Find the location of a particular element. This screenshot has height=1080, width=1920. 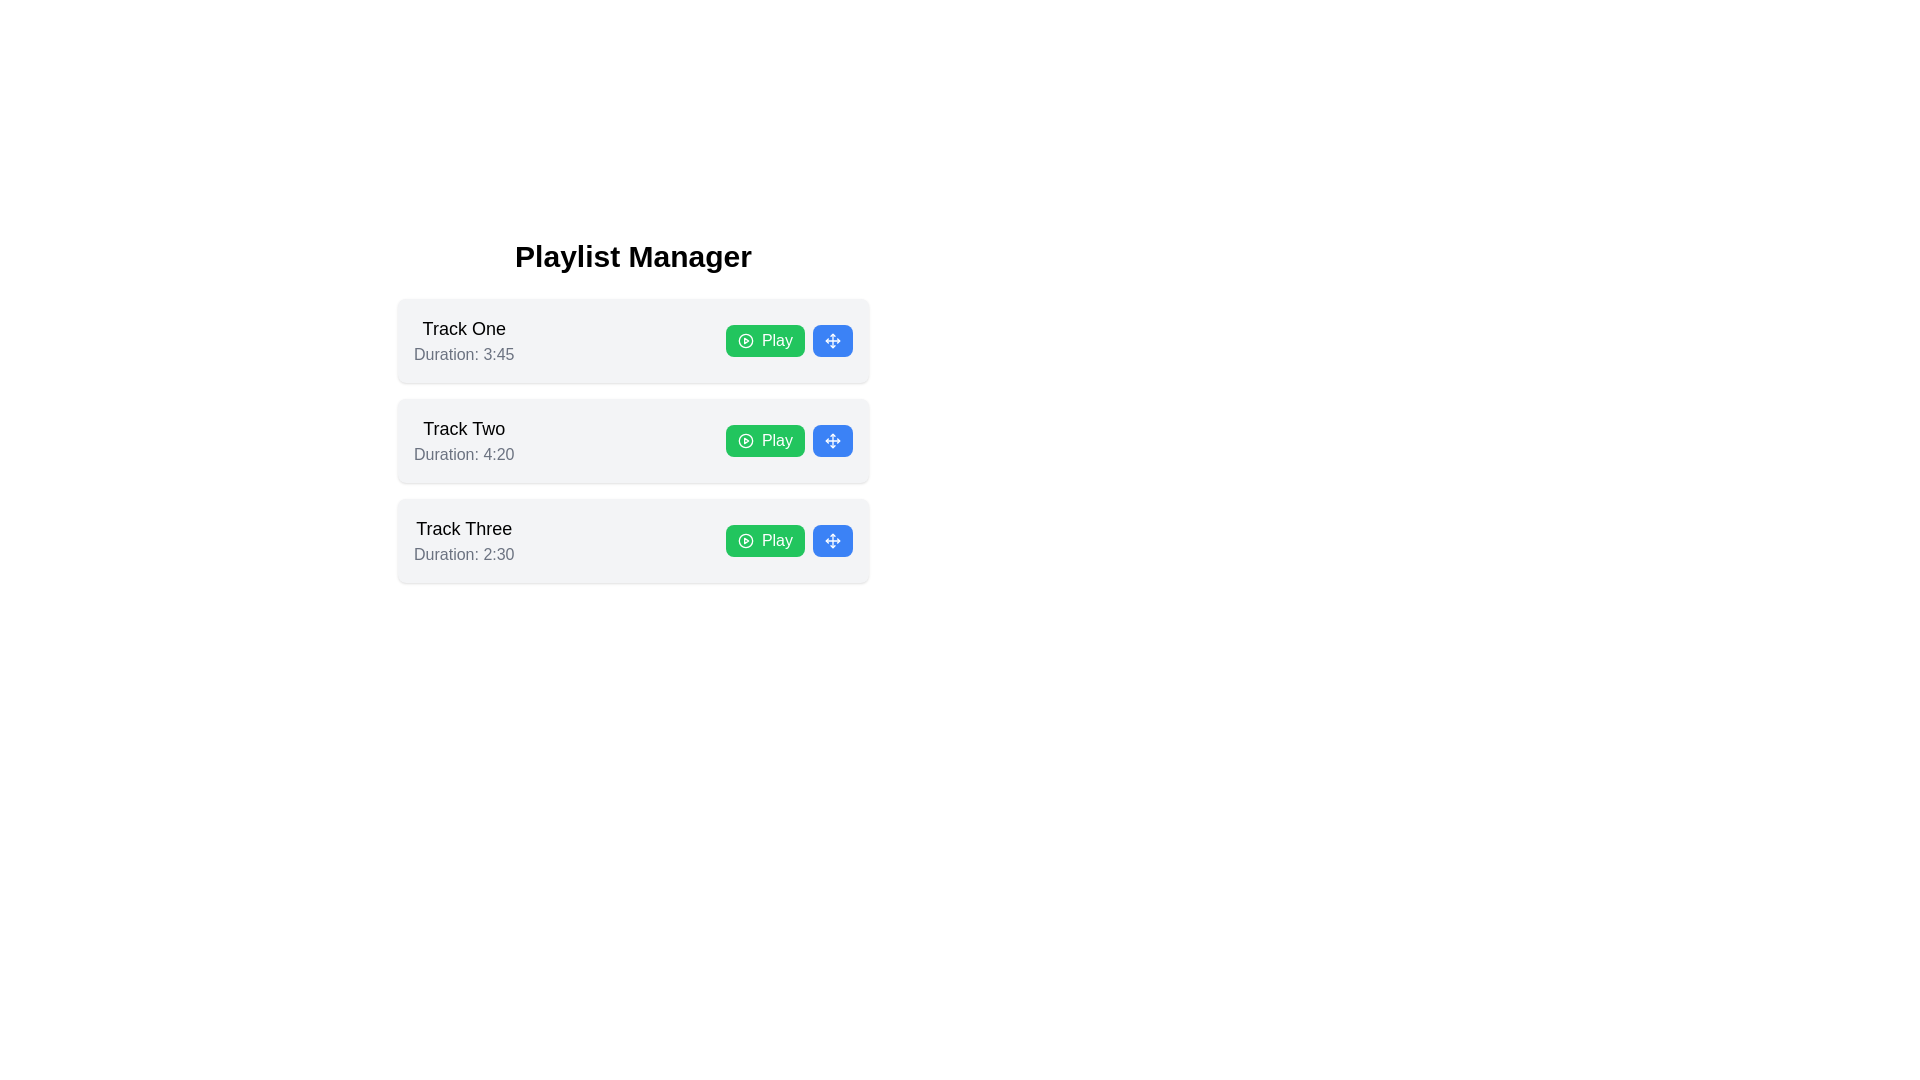

the green circular play icon inside the 'Play' button of 'Track Three' in the playlist manager is located at coordinates (744, 540).